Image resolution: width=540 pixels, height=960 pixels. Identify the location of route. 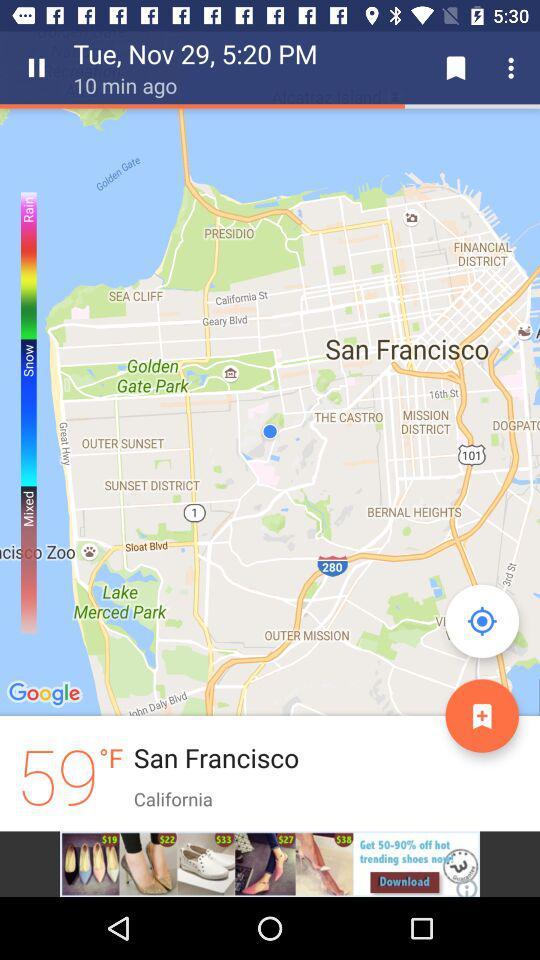
(481, 715).